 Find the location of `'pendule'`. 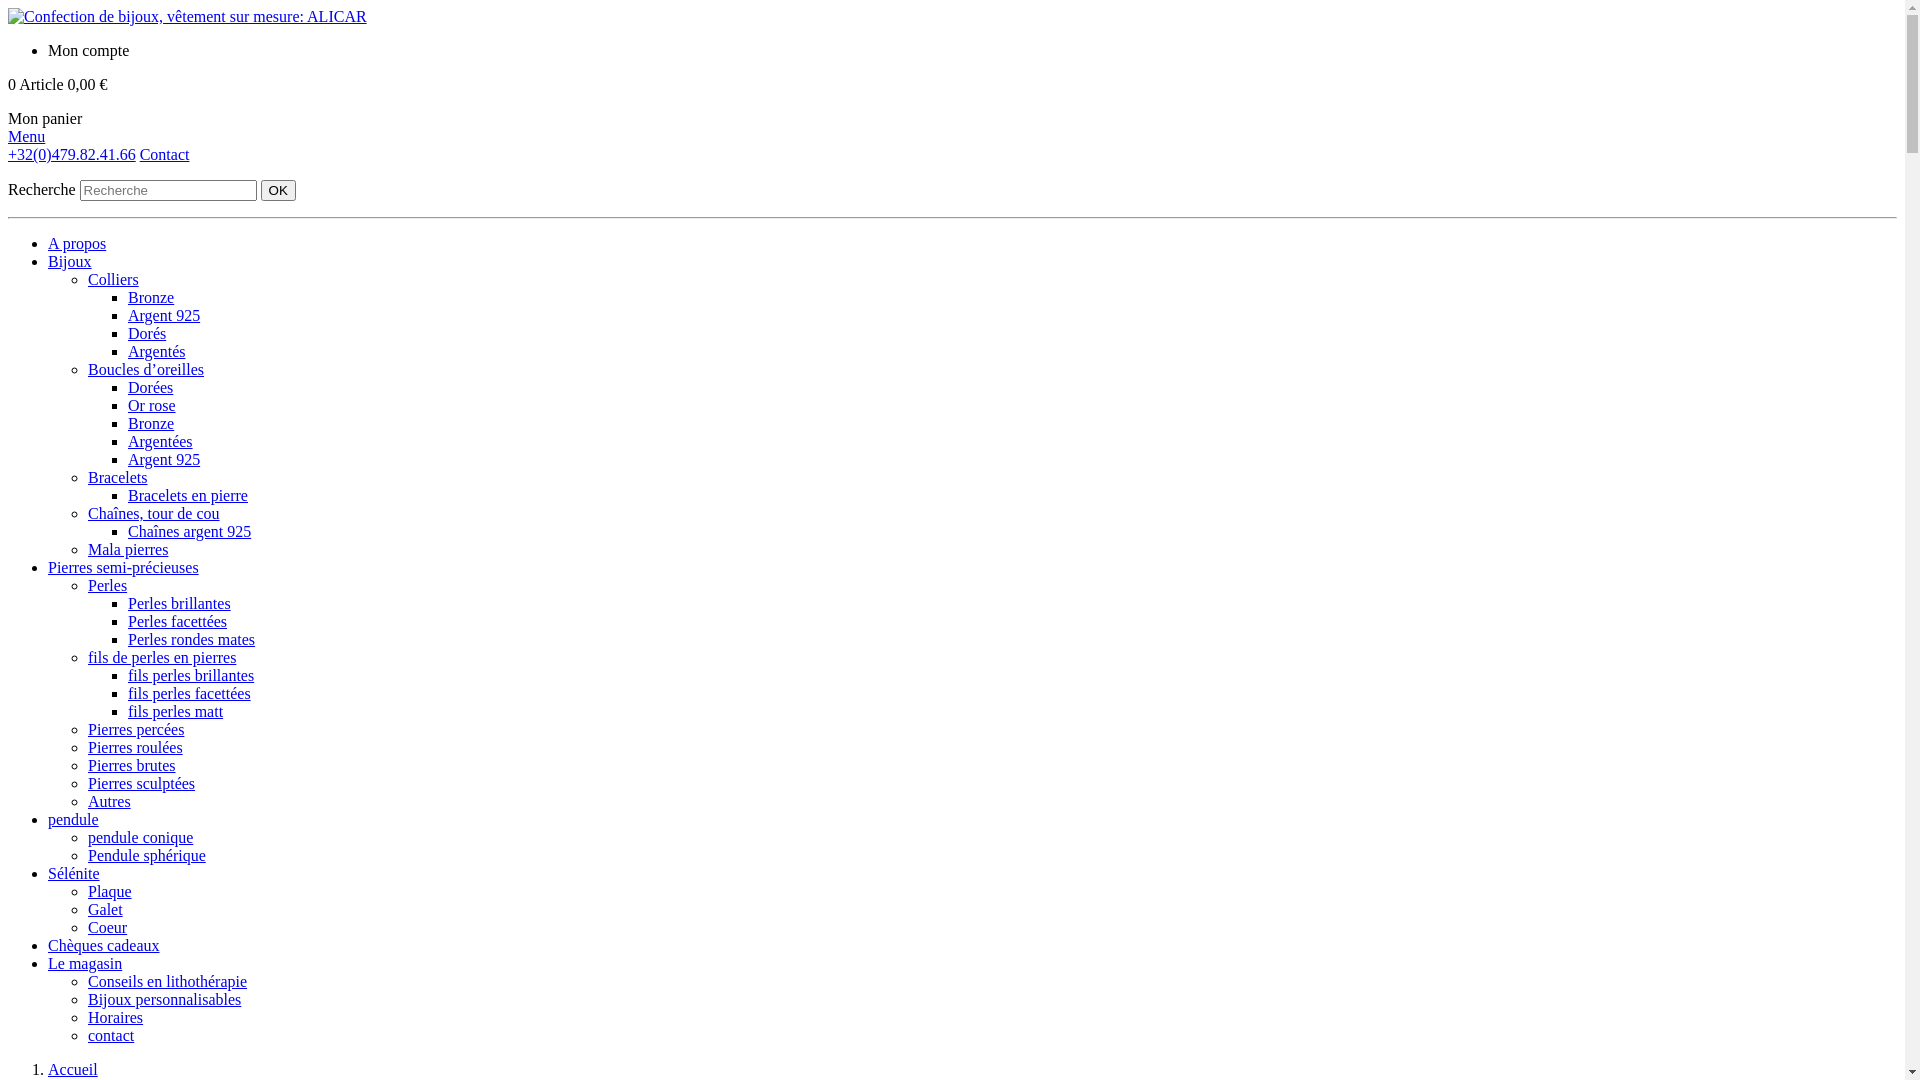

'pendule' is located at coordinates (73, 819).